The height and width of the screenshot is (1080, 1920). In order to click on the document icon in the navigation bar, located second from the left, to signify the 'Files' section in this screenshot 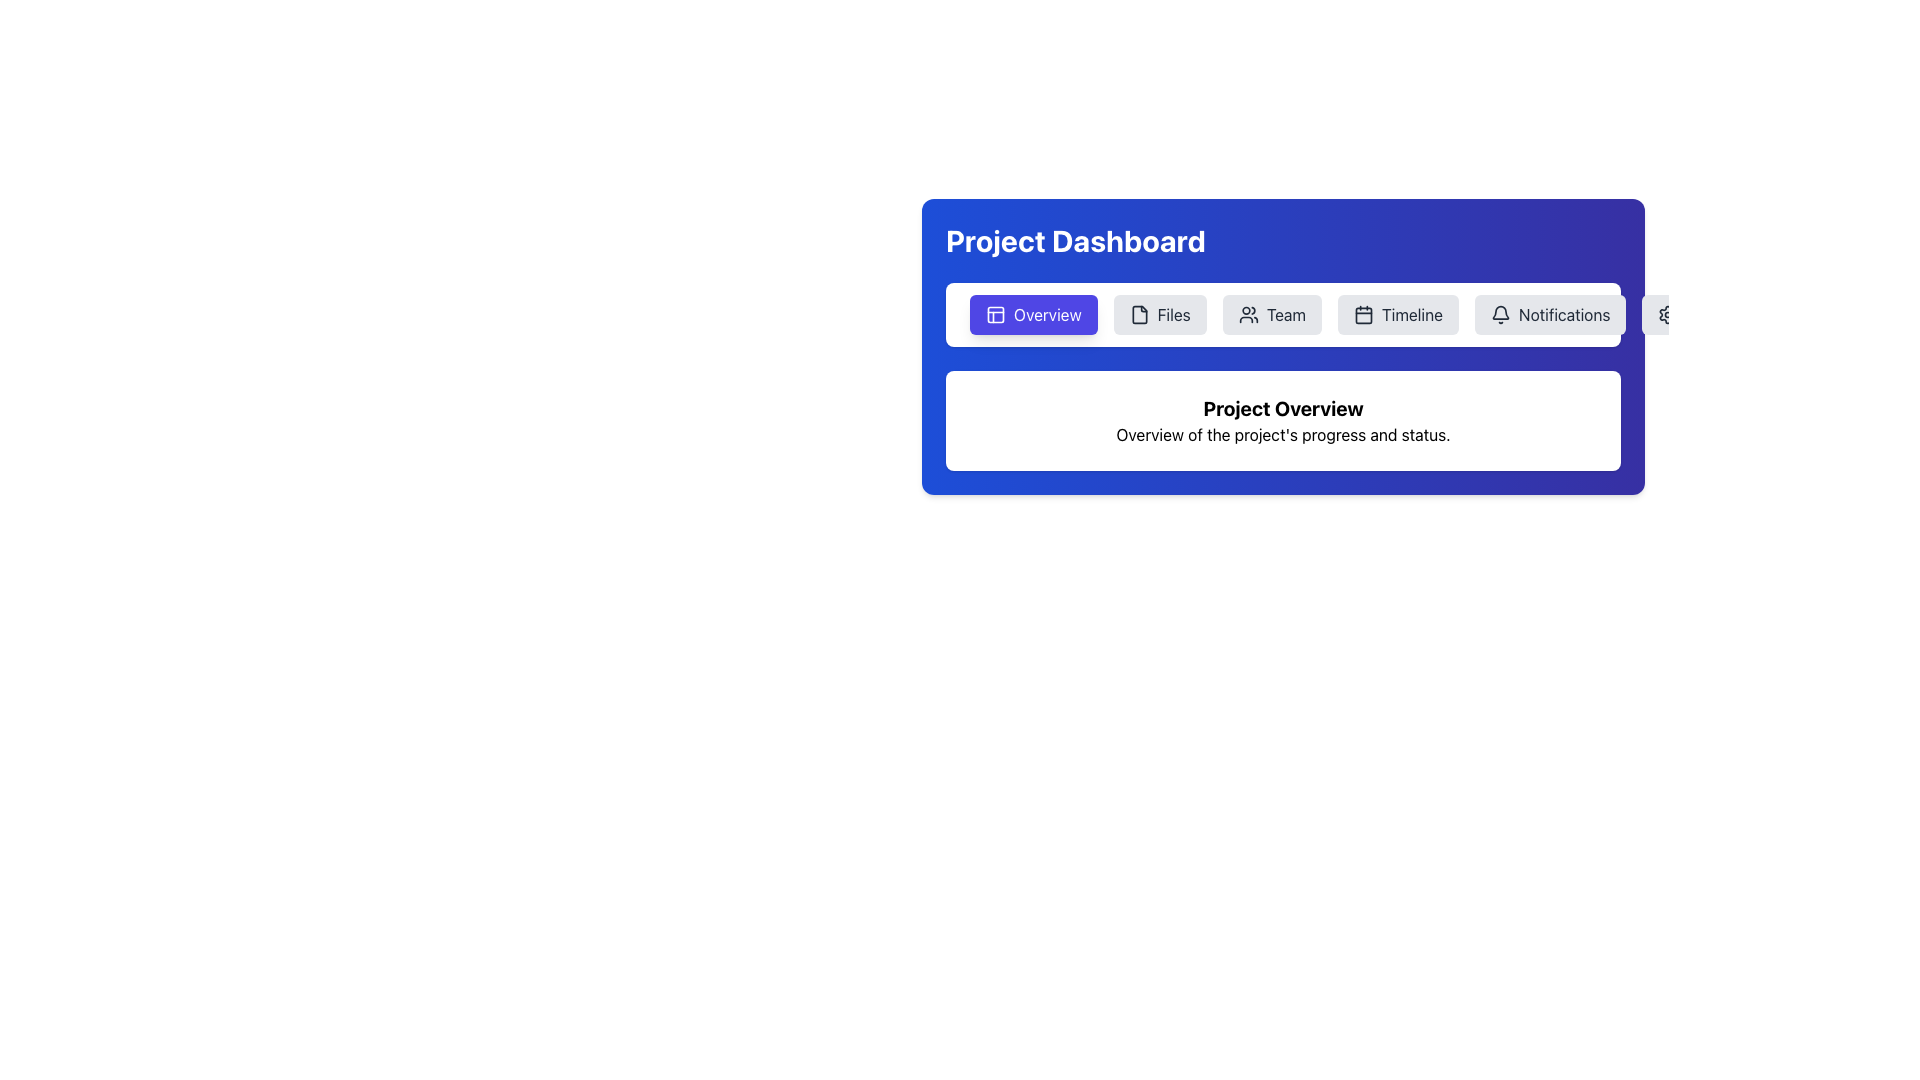, I will do `click(1139, 315)`.